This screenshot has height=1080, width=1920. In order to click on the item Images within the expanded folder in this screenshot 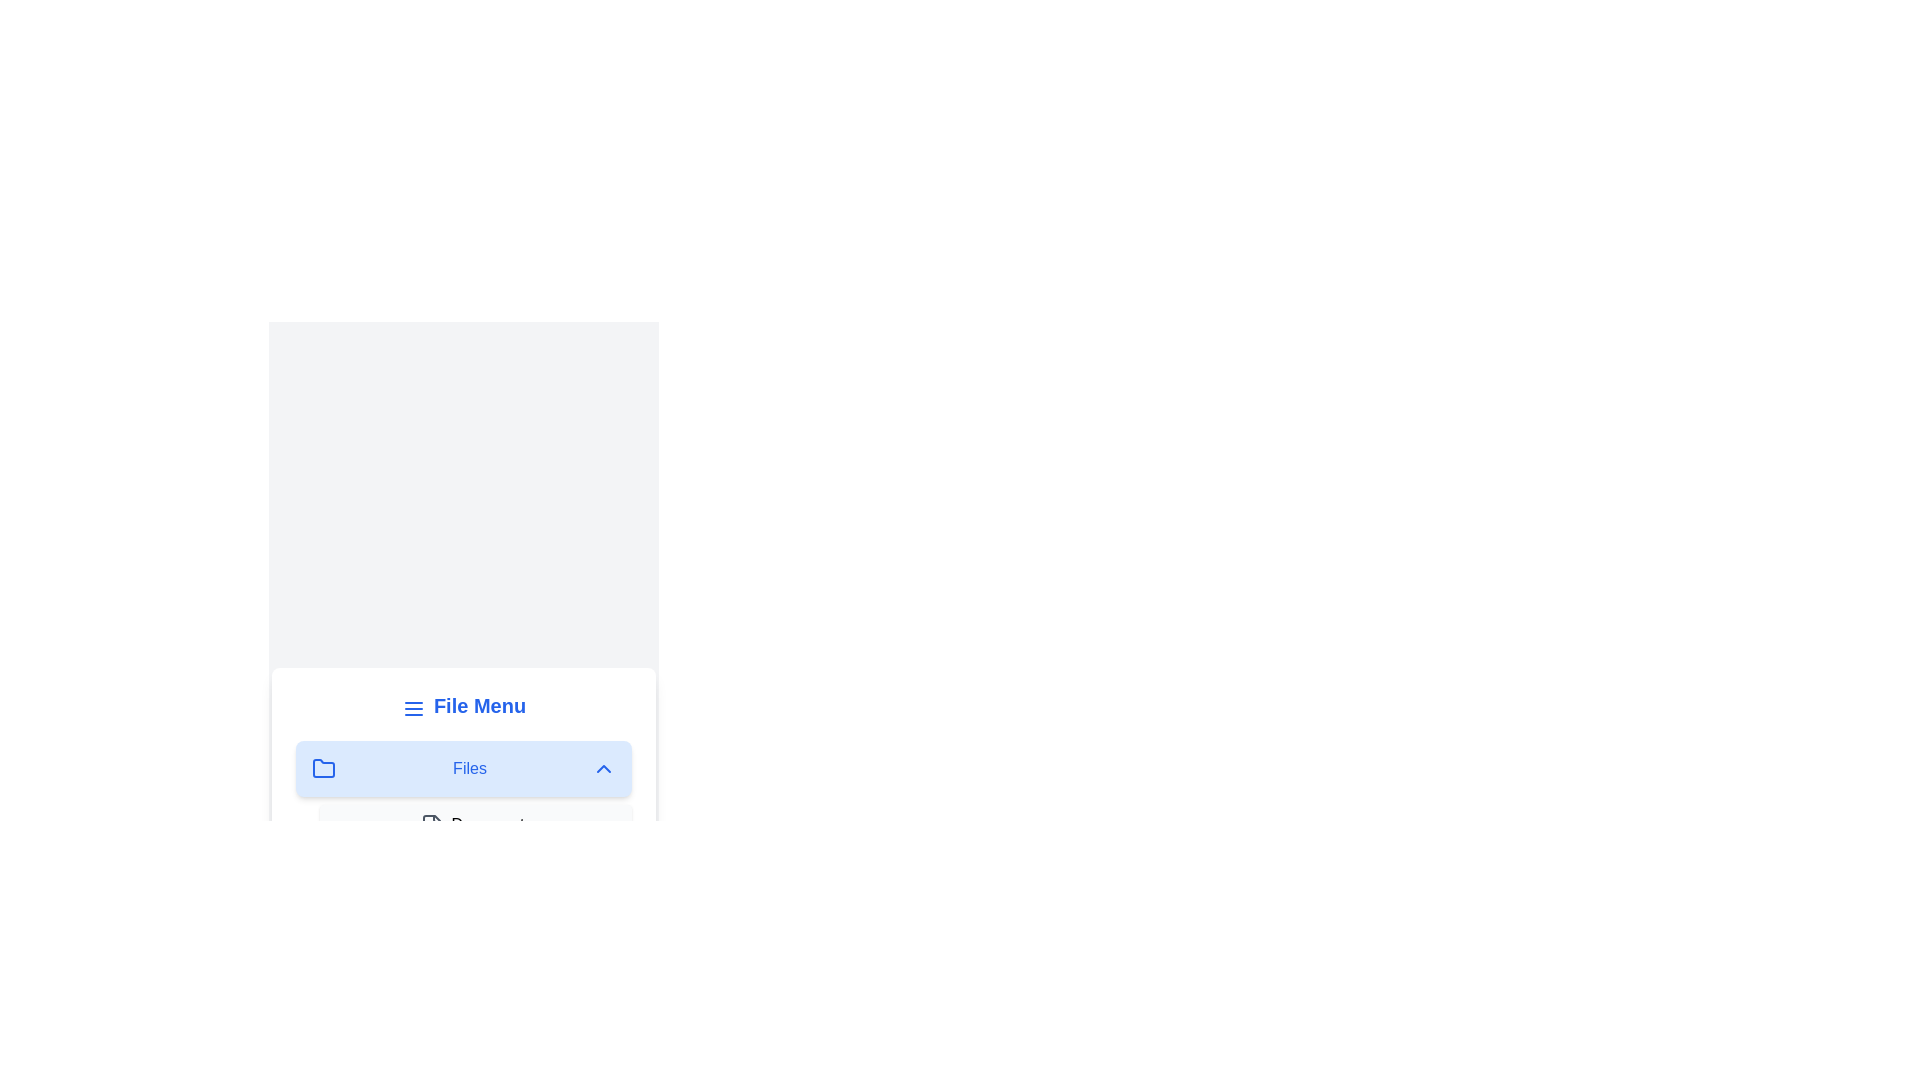, I will do `click(474, 873)`.